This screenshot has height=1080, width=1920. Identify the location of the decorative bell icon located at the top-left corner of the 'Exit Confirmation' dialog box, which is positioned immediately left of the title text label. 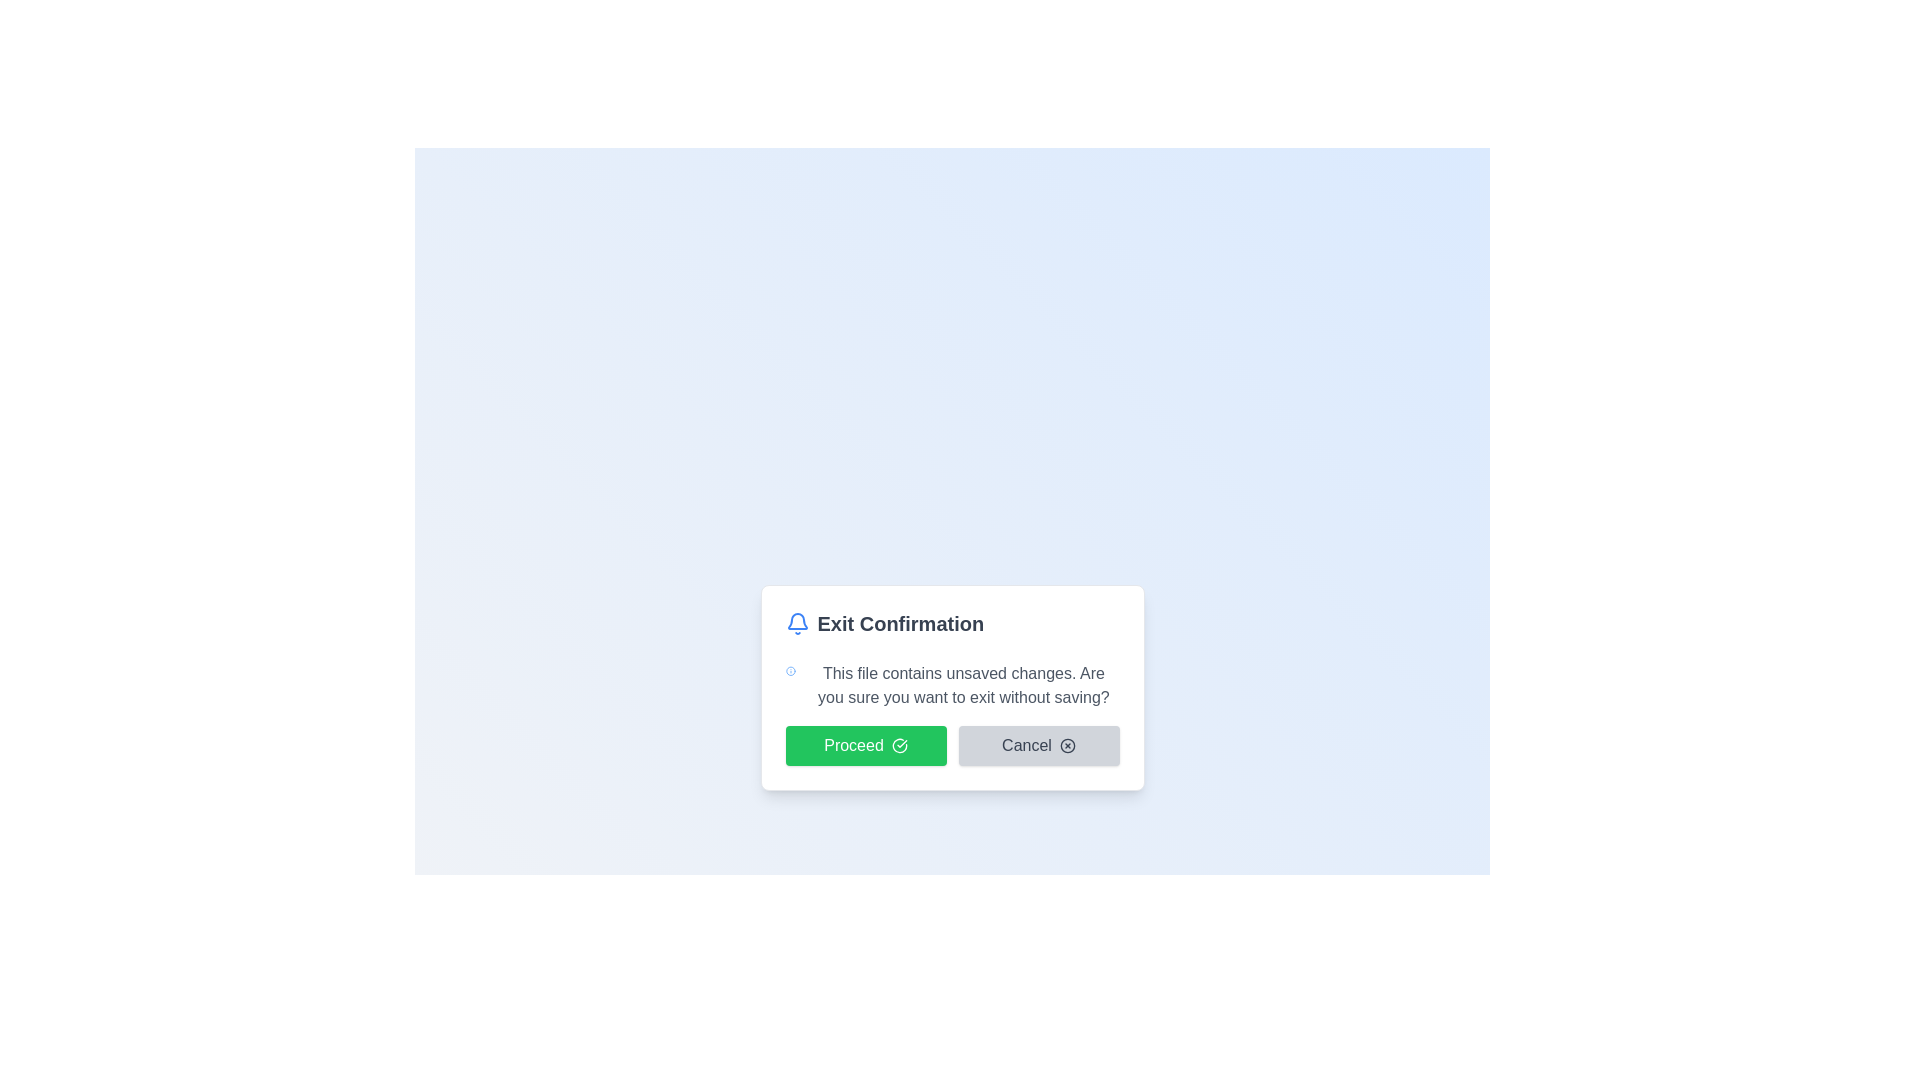
(796, 623).